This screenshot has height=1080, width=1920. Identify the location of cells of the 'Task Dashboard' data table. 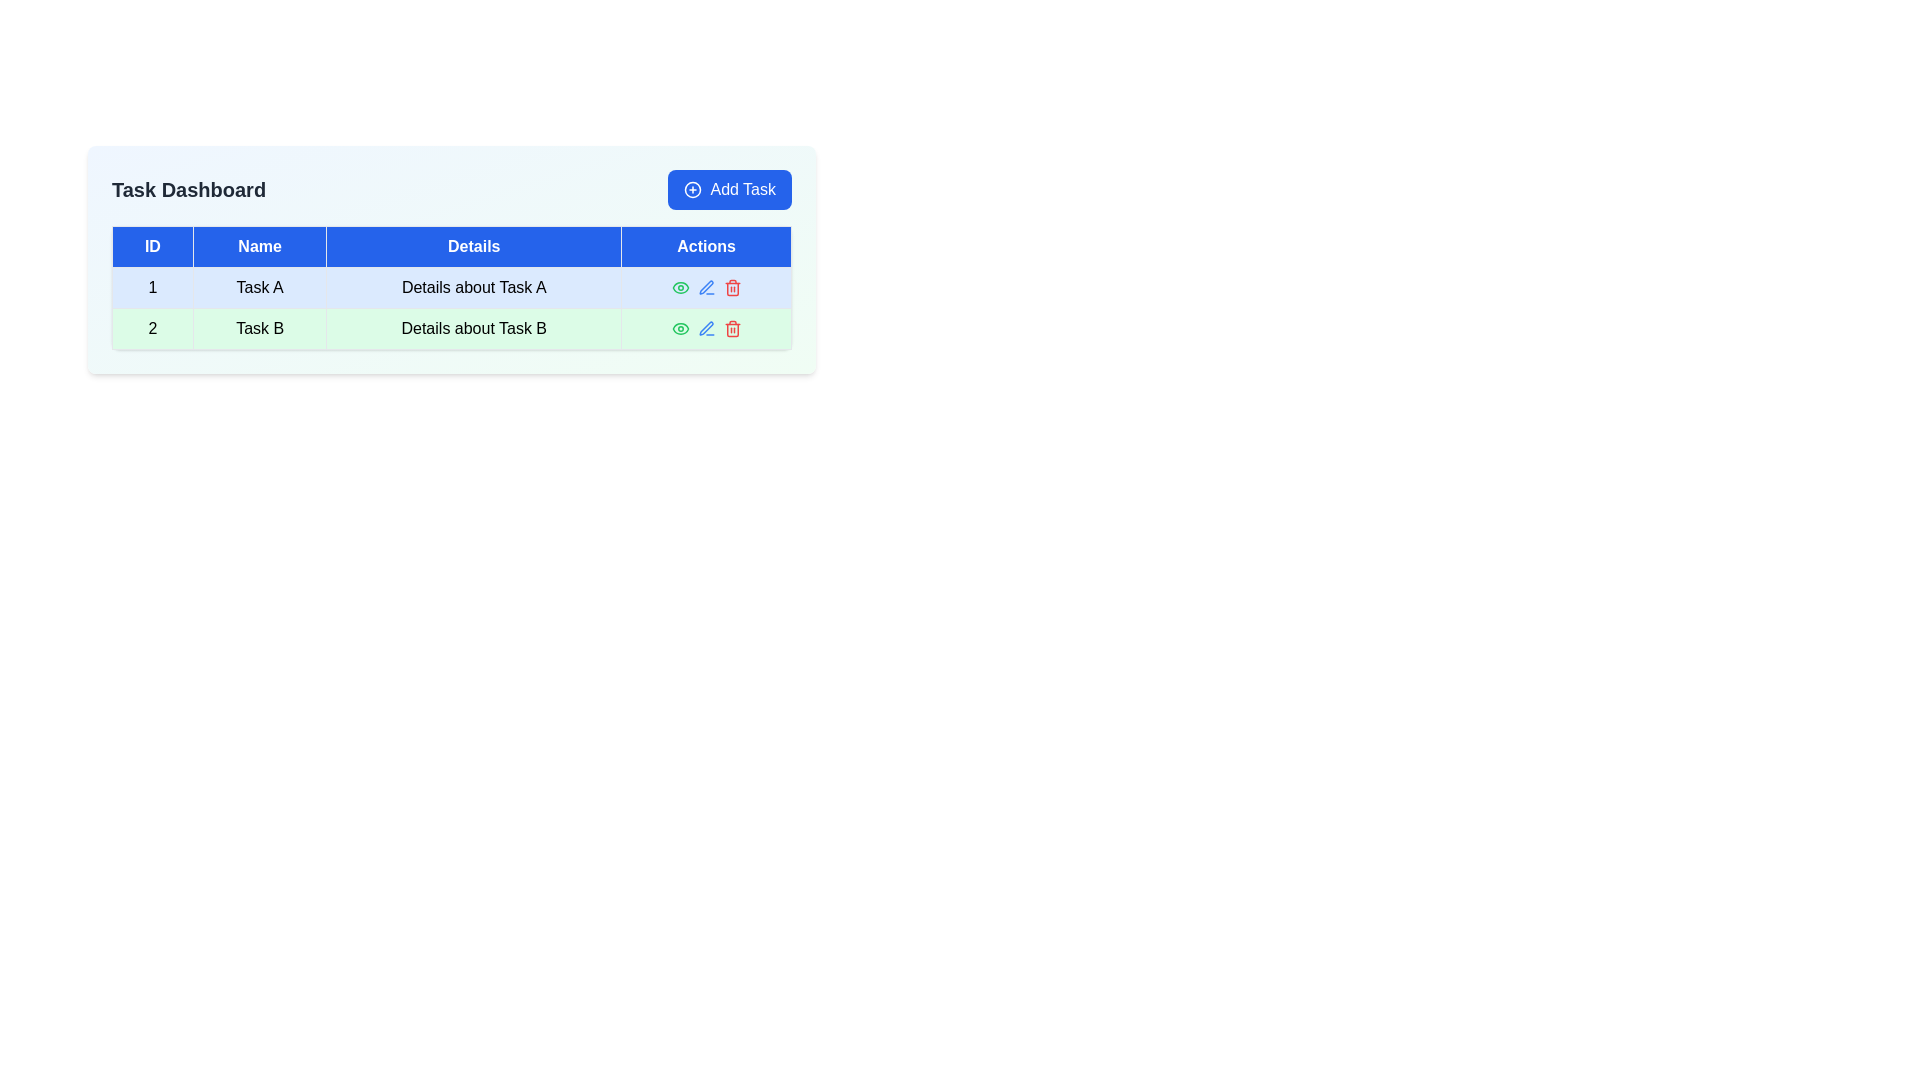
(450, 337).